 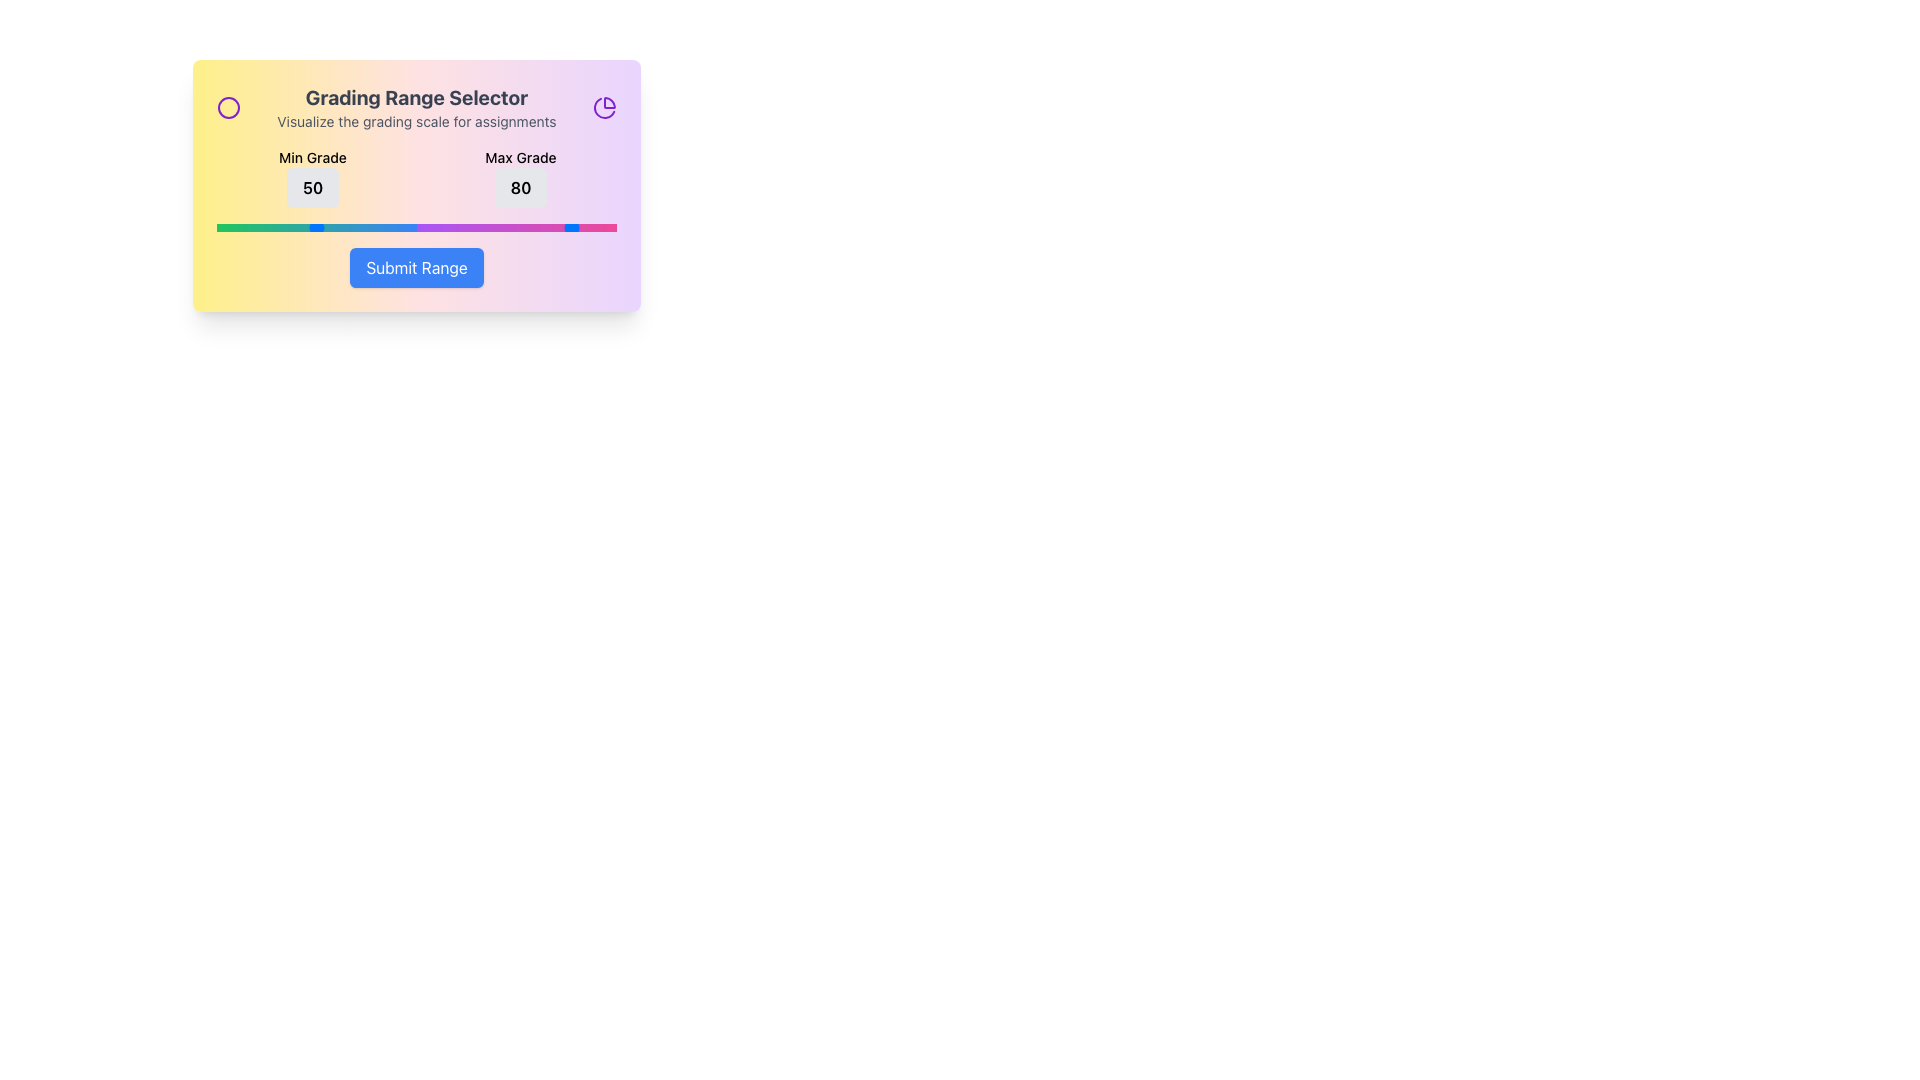 What do you see at coordinates (258, 226) in the screenshot?
I see `the slider value` at bounding box center [258, 226].